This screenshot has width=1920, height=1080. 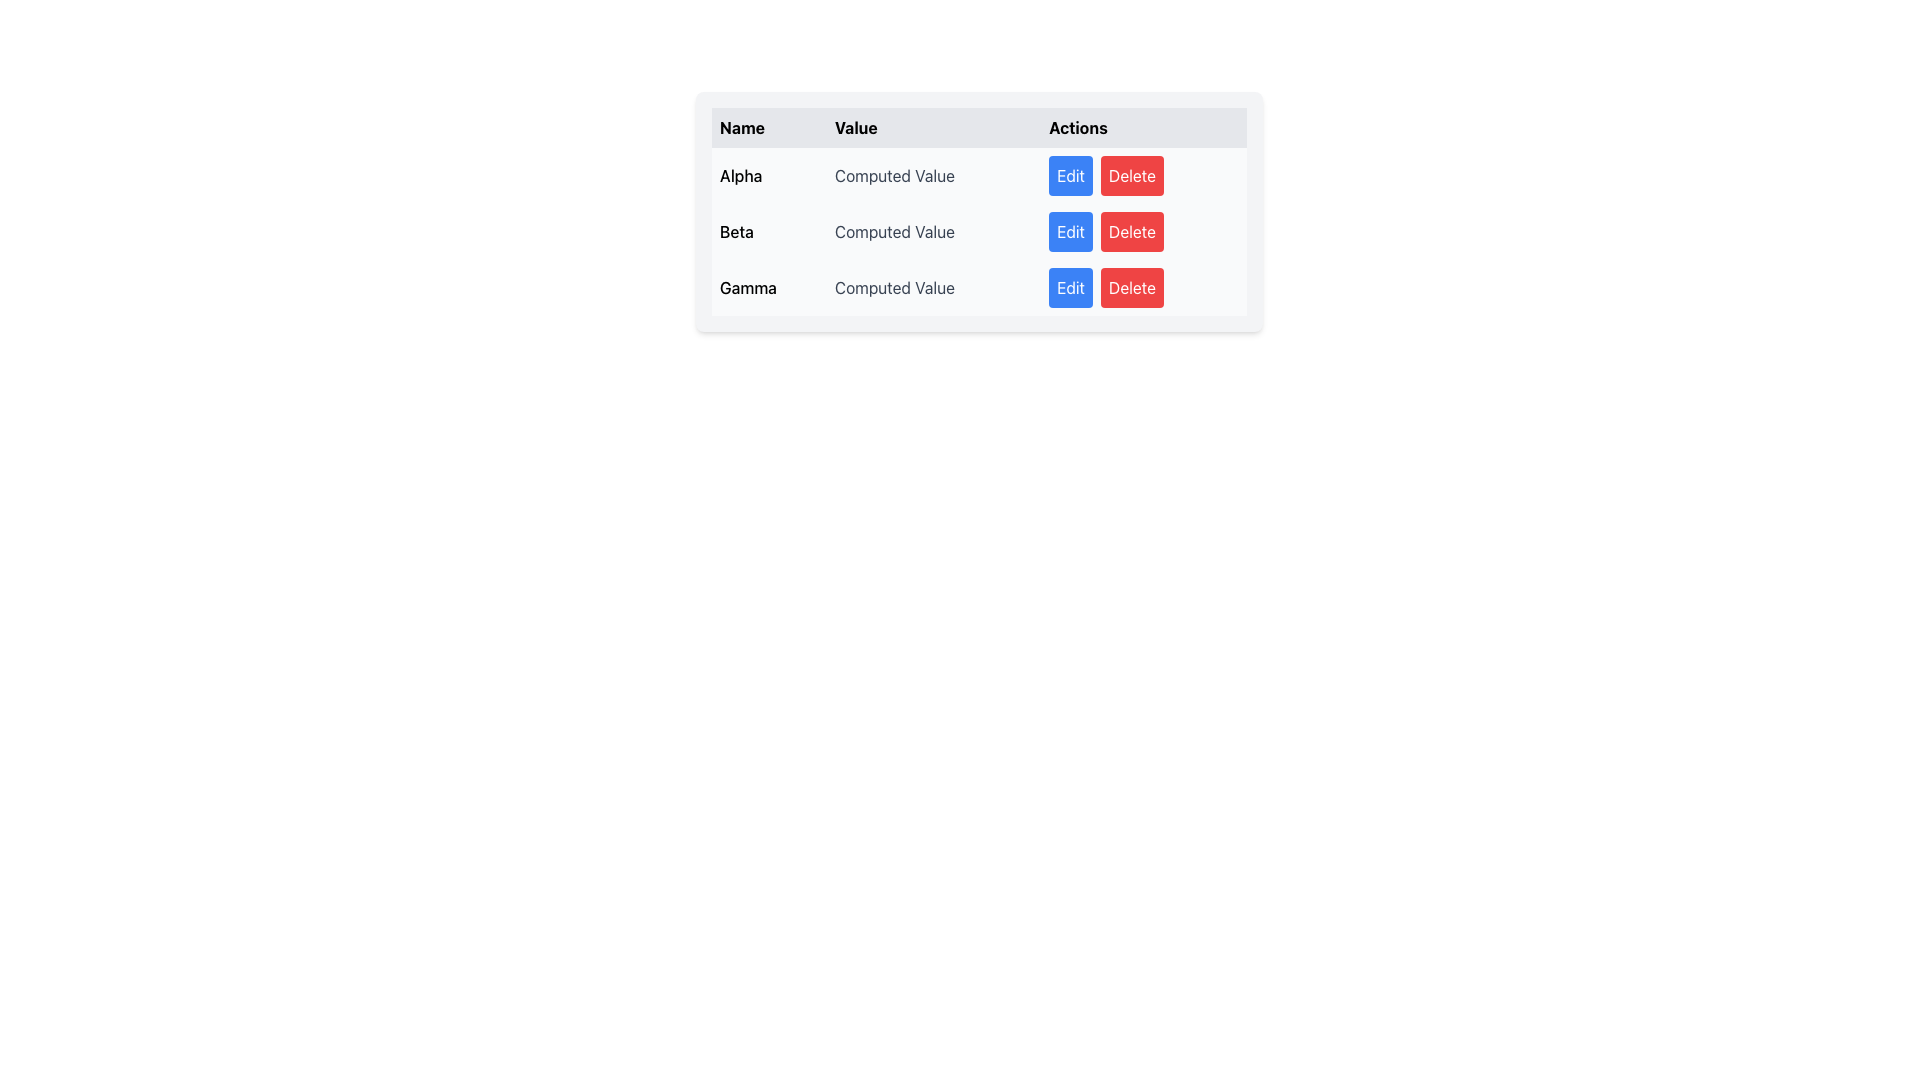 What do you see at coordinates (933, 175) in the screenshot?
I see `the read-only text cell displaying the 'Computed Value' in the second cell of the first row of the table` at bounding box center [933, 175].